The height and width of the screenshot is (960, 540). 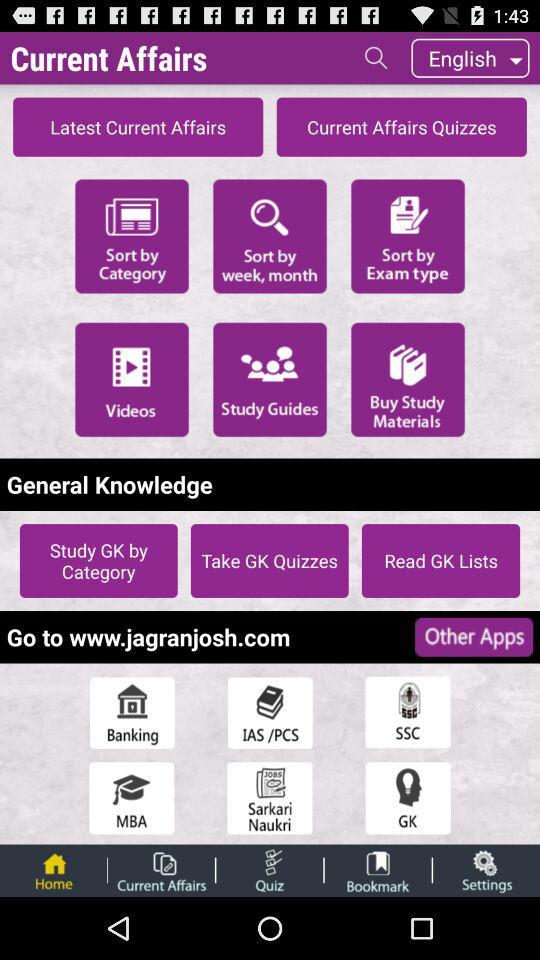 What do you see at coordinates (270, 712) in the screenshot?
I see `open a menu` at bounding box center [270, 712].